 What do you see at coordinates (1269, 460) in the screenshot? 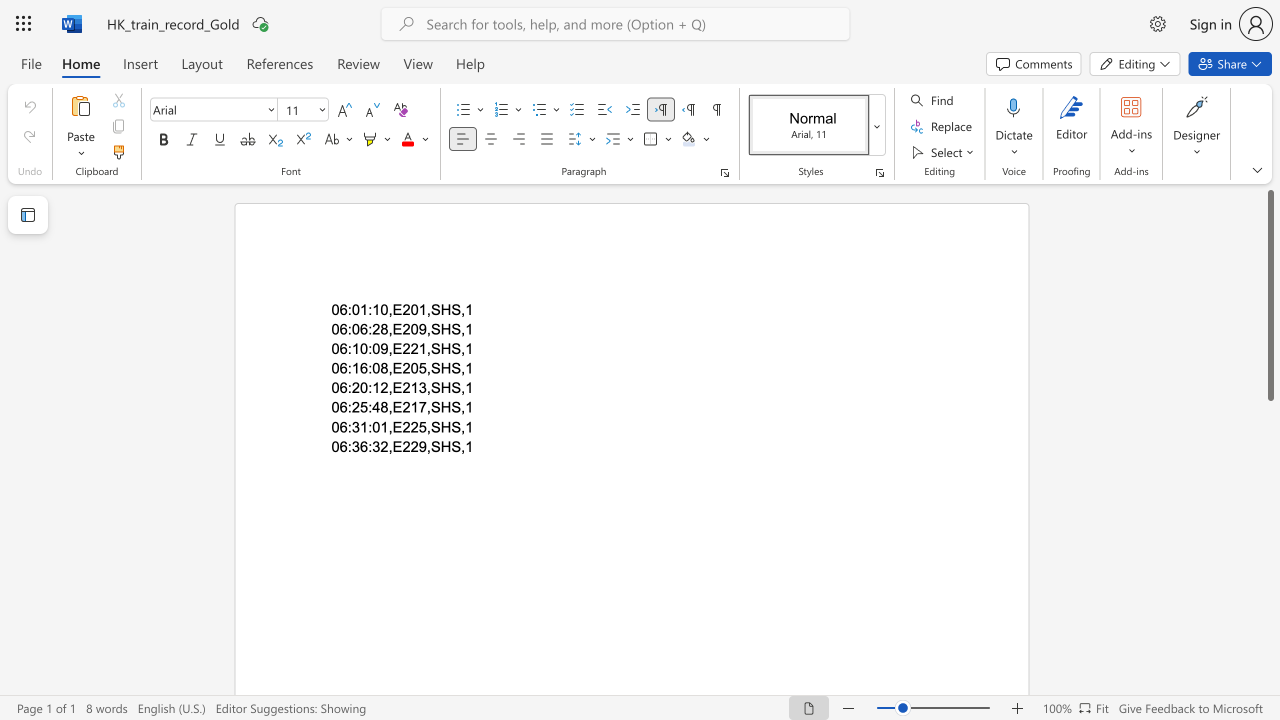
I see `the scrollbar to slide the page down` at bounding box center [1269, 460].